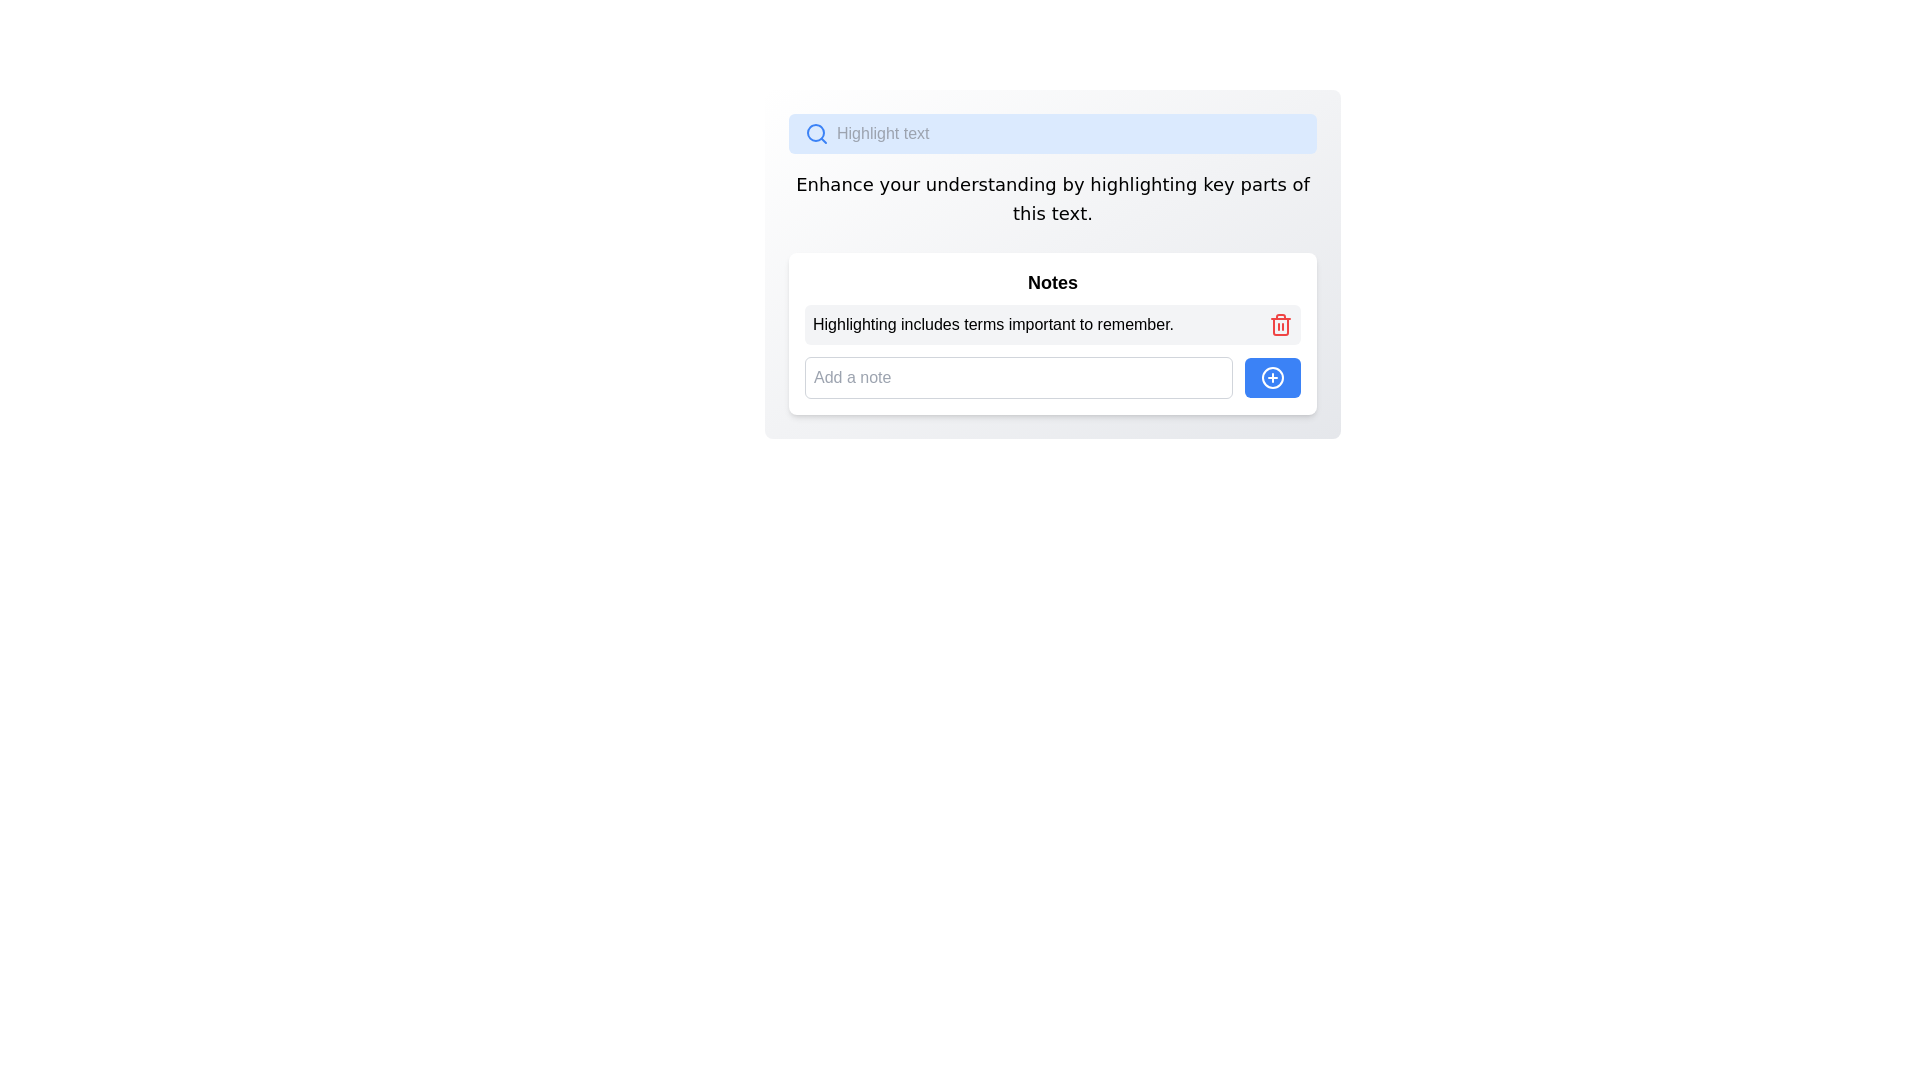 This screenshot has height=1080, width=1920. I want to click on the ninth character in the instructional text, which is located between 'a' and 'c', positioned centrally in the upper segment of the interface, so click(847, 184).